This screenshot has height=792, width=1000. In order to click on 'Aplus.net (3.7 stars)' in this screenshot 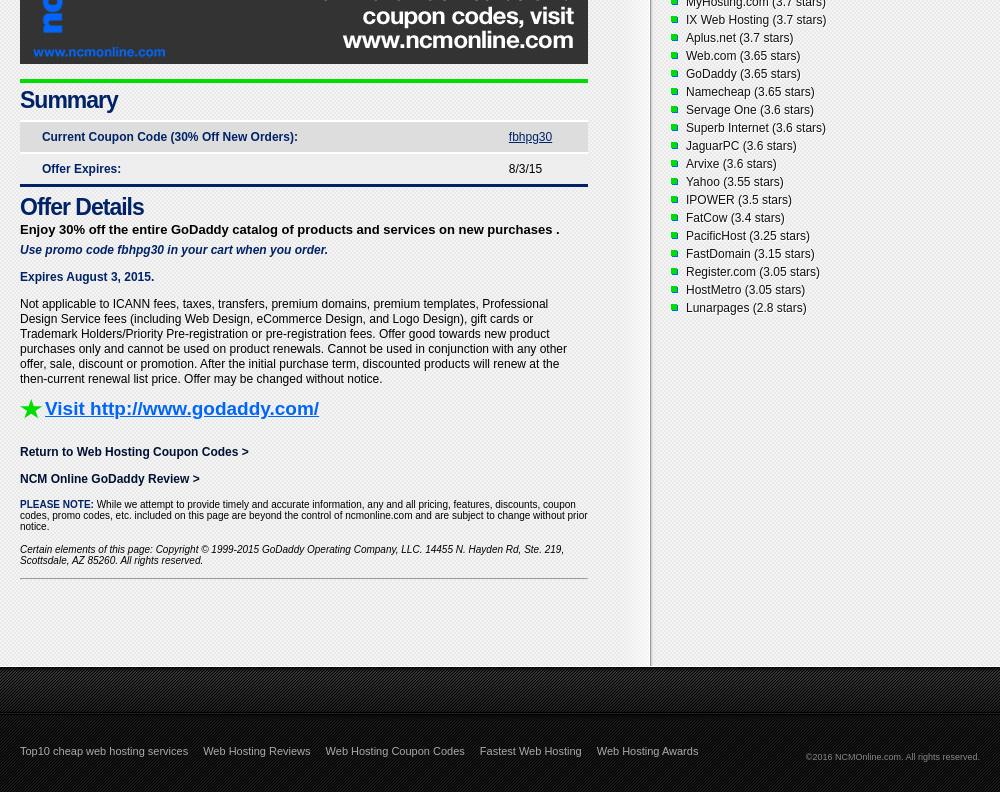, I will do `click(738, 37)`.